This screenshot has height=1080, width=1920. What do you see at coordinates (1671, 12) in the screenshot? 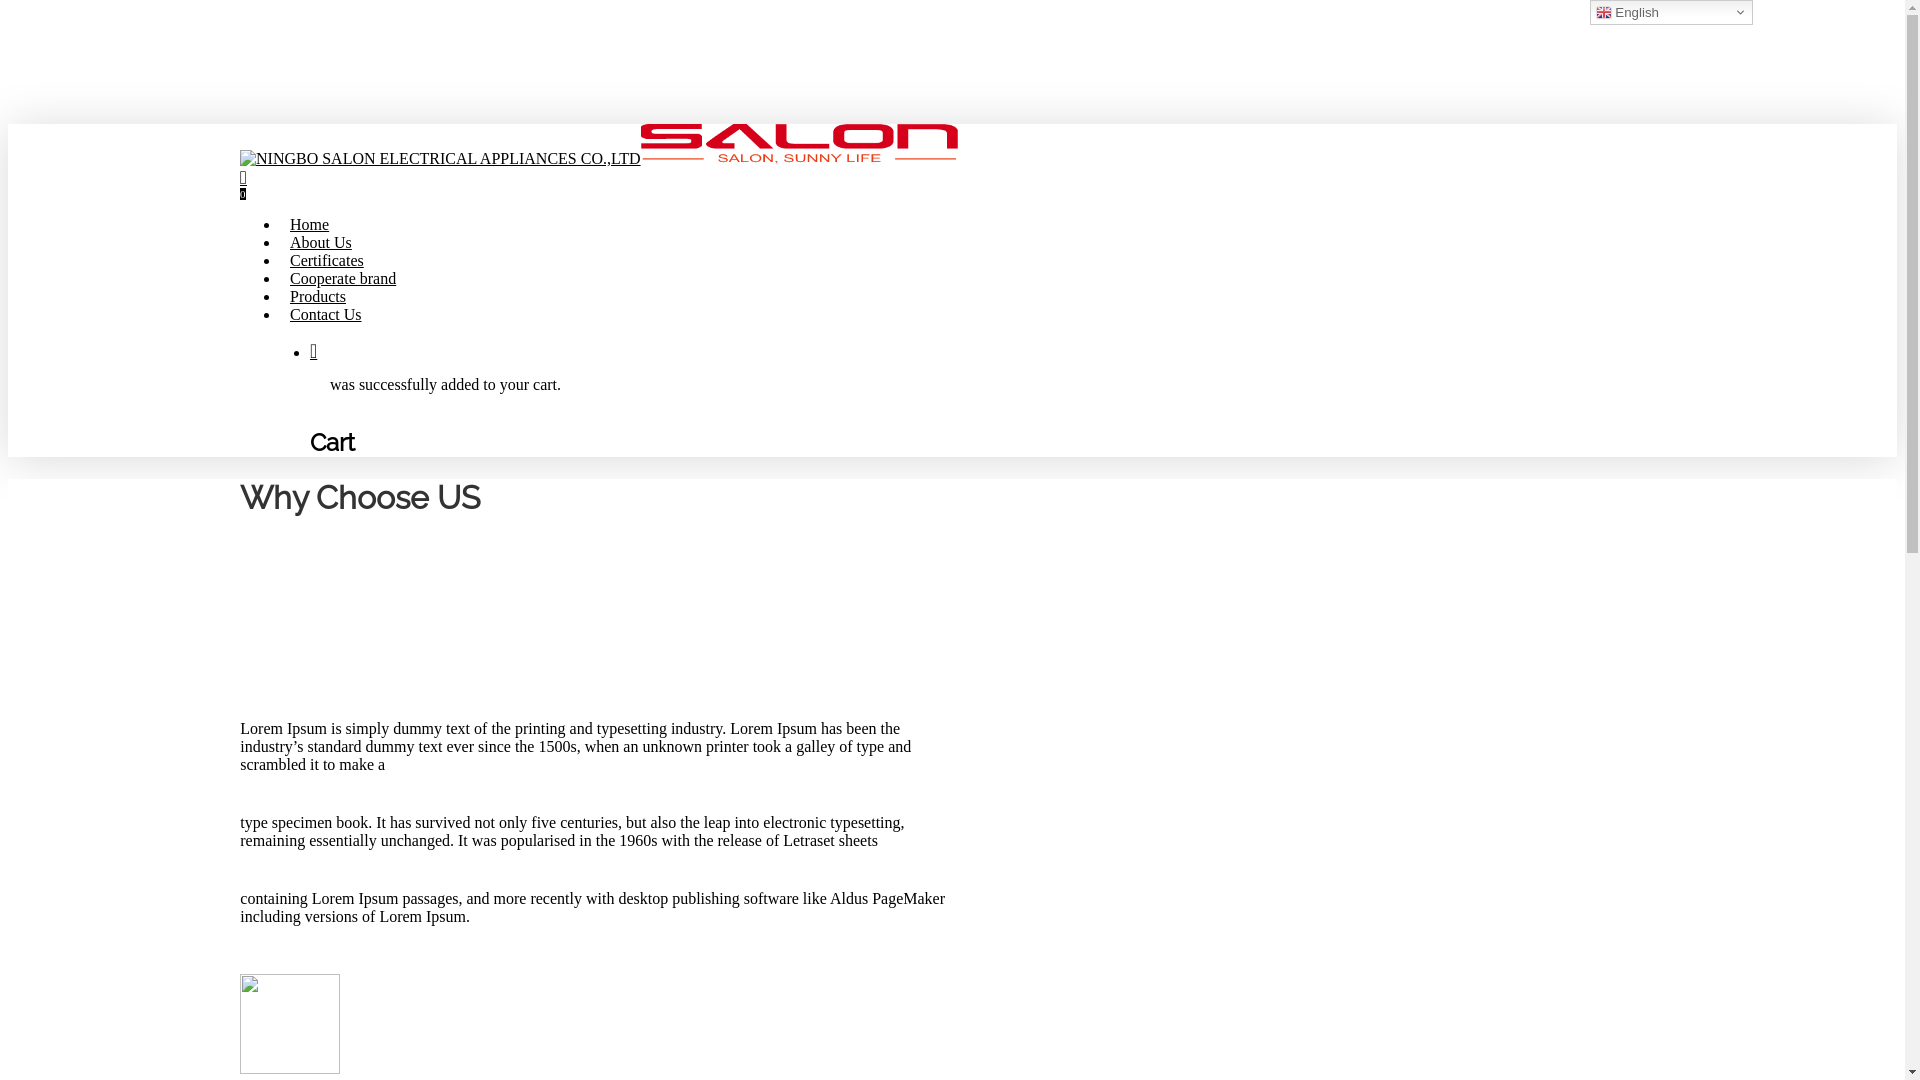
I see `'English'` at bounding box center [1671, 12].